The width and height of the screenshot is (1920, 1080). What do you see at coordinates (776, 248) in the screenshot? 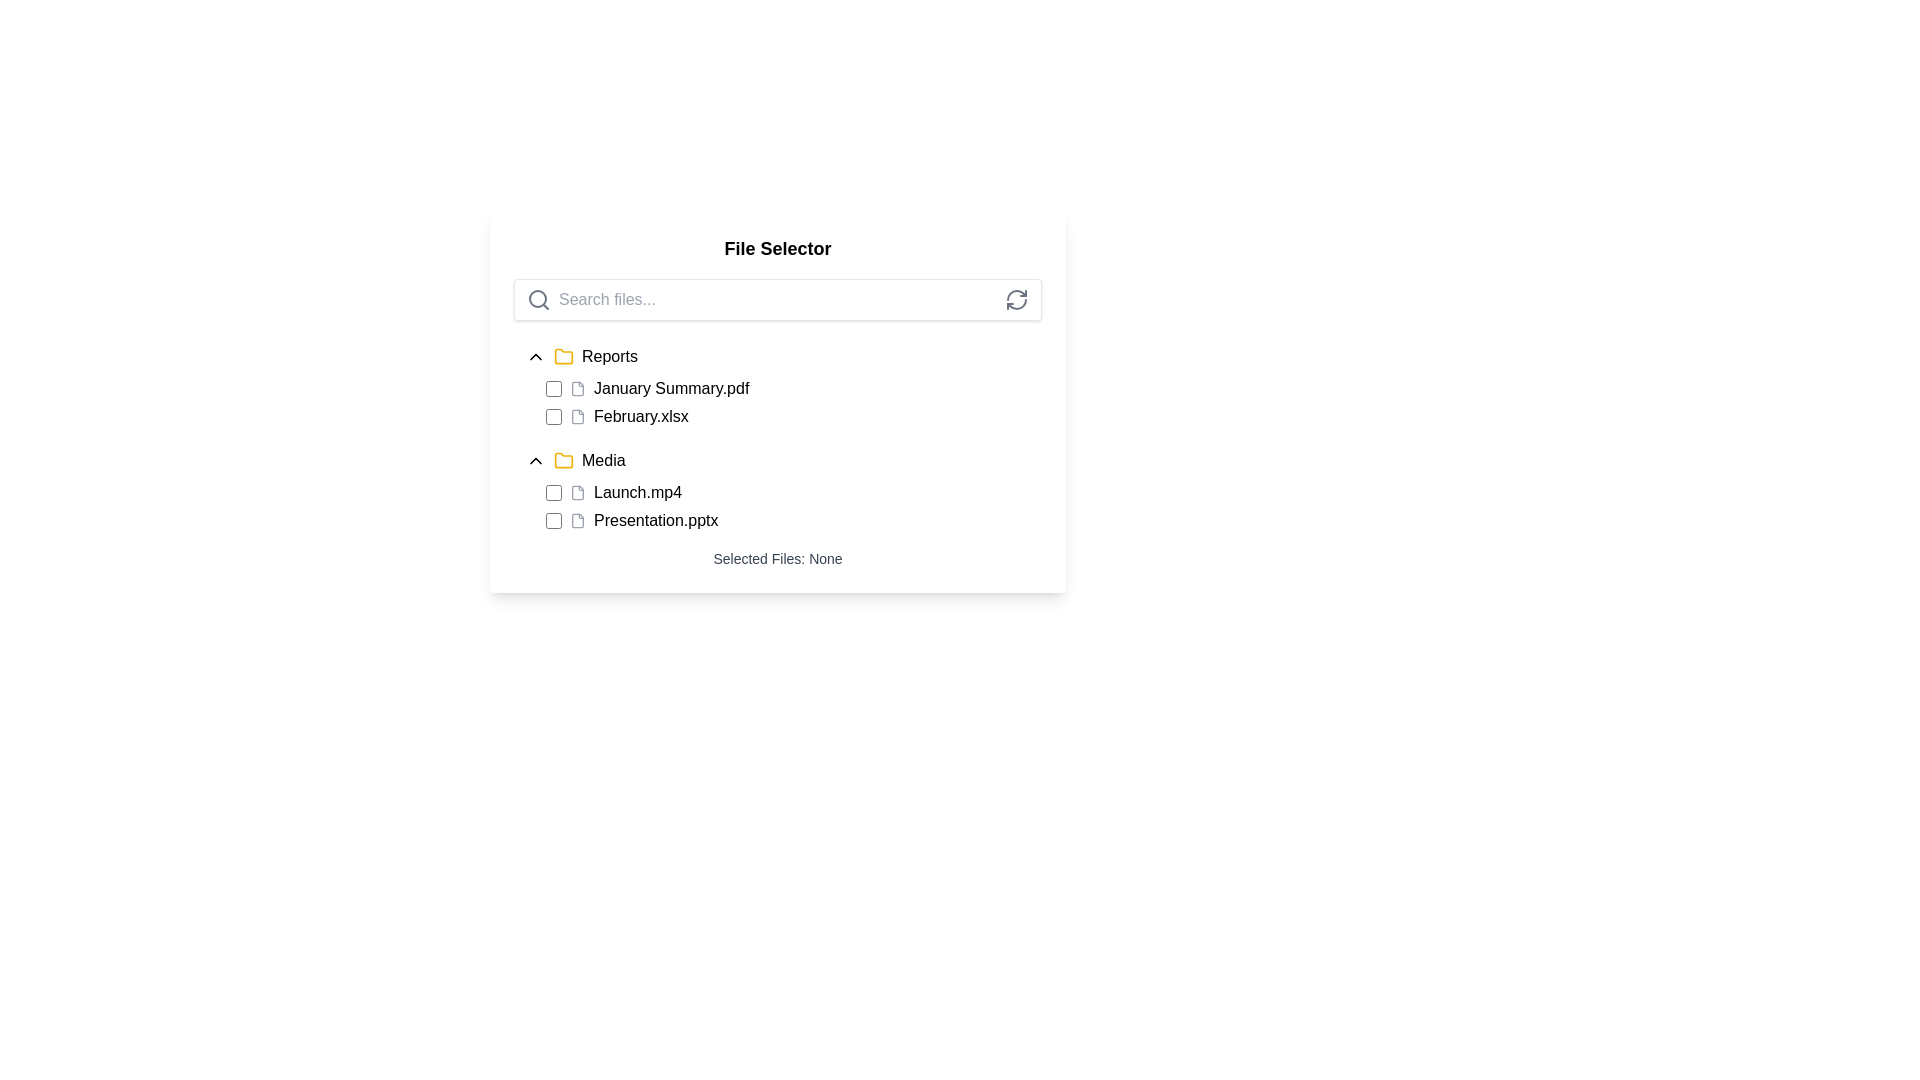
I see `the text header displaying the title 'File Selector', which is styled in bold and is located at the top-center of the interface` at bounding box center [776, 248].